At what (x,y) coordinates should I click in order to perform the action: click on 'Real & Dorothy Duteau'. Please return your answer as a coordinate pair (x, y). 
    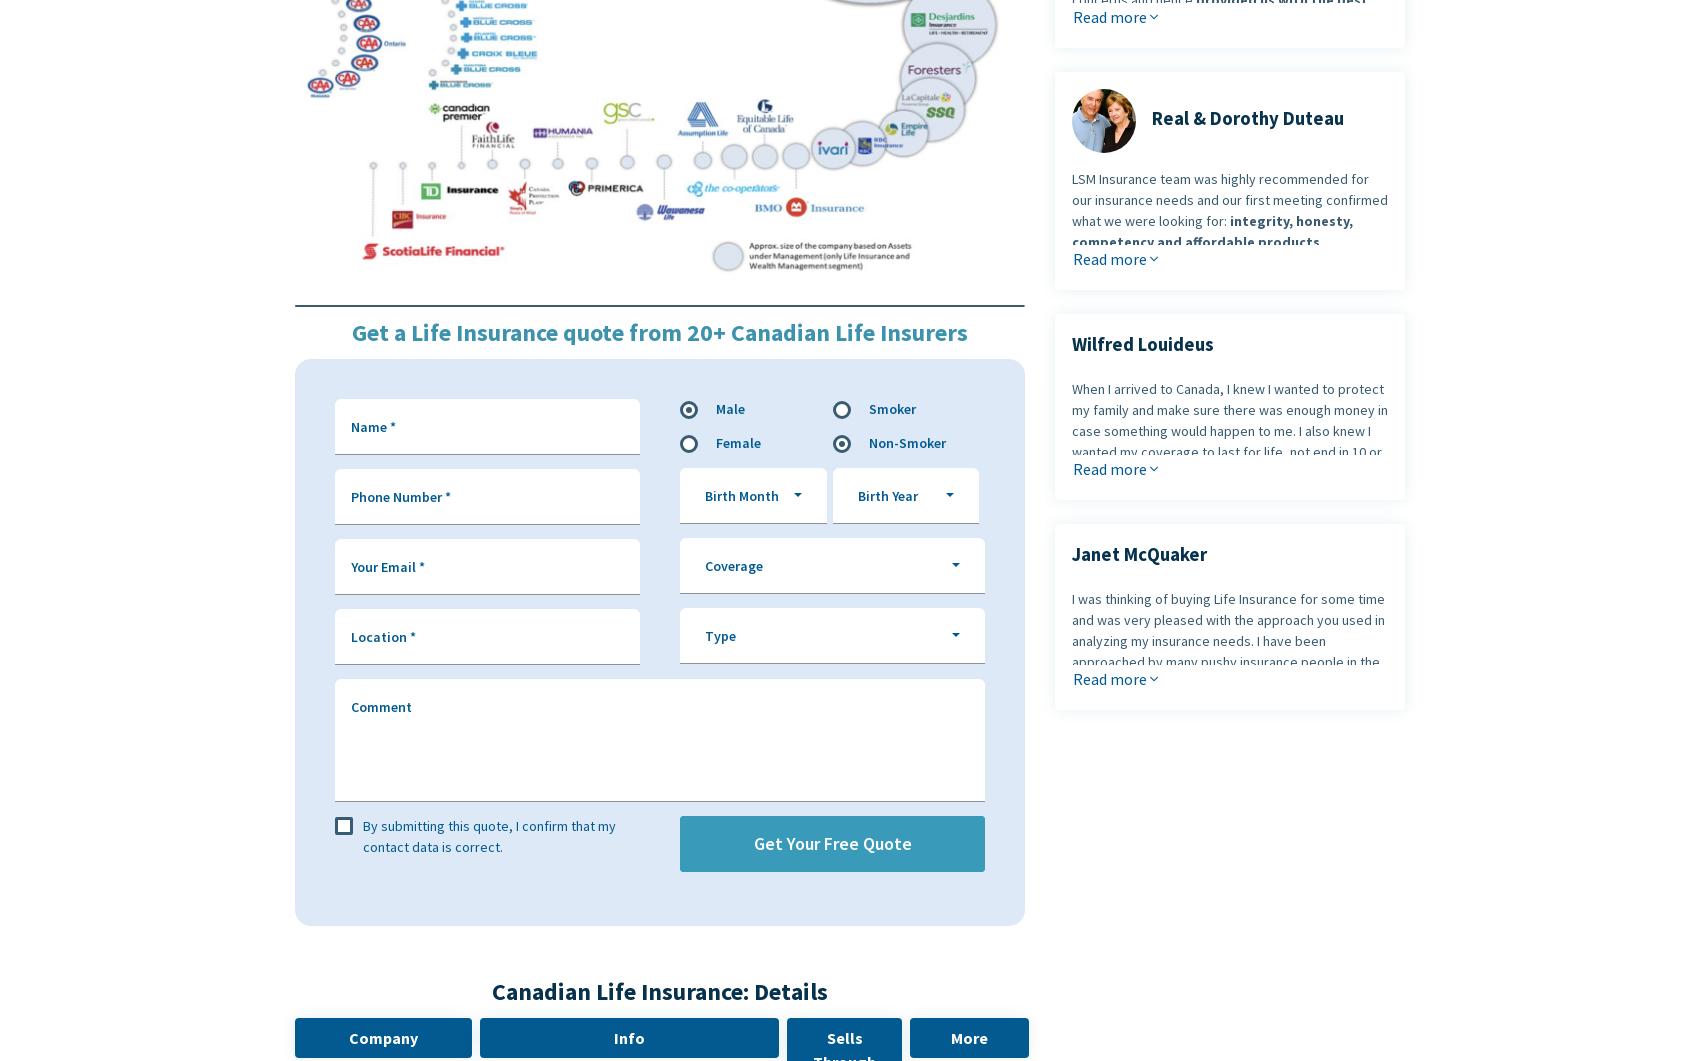
    Looking at the image, I should click on (1246, 118).